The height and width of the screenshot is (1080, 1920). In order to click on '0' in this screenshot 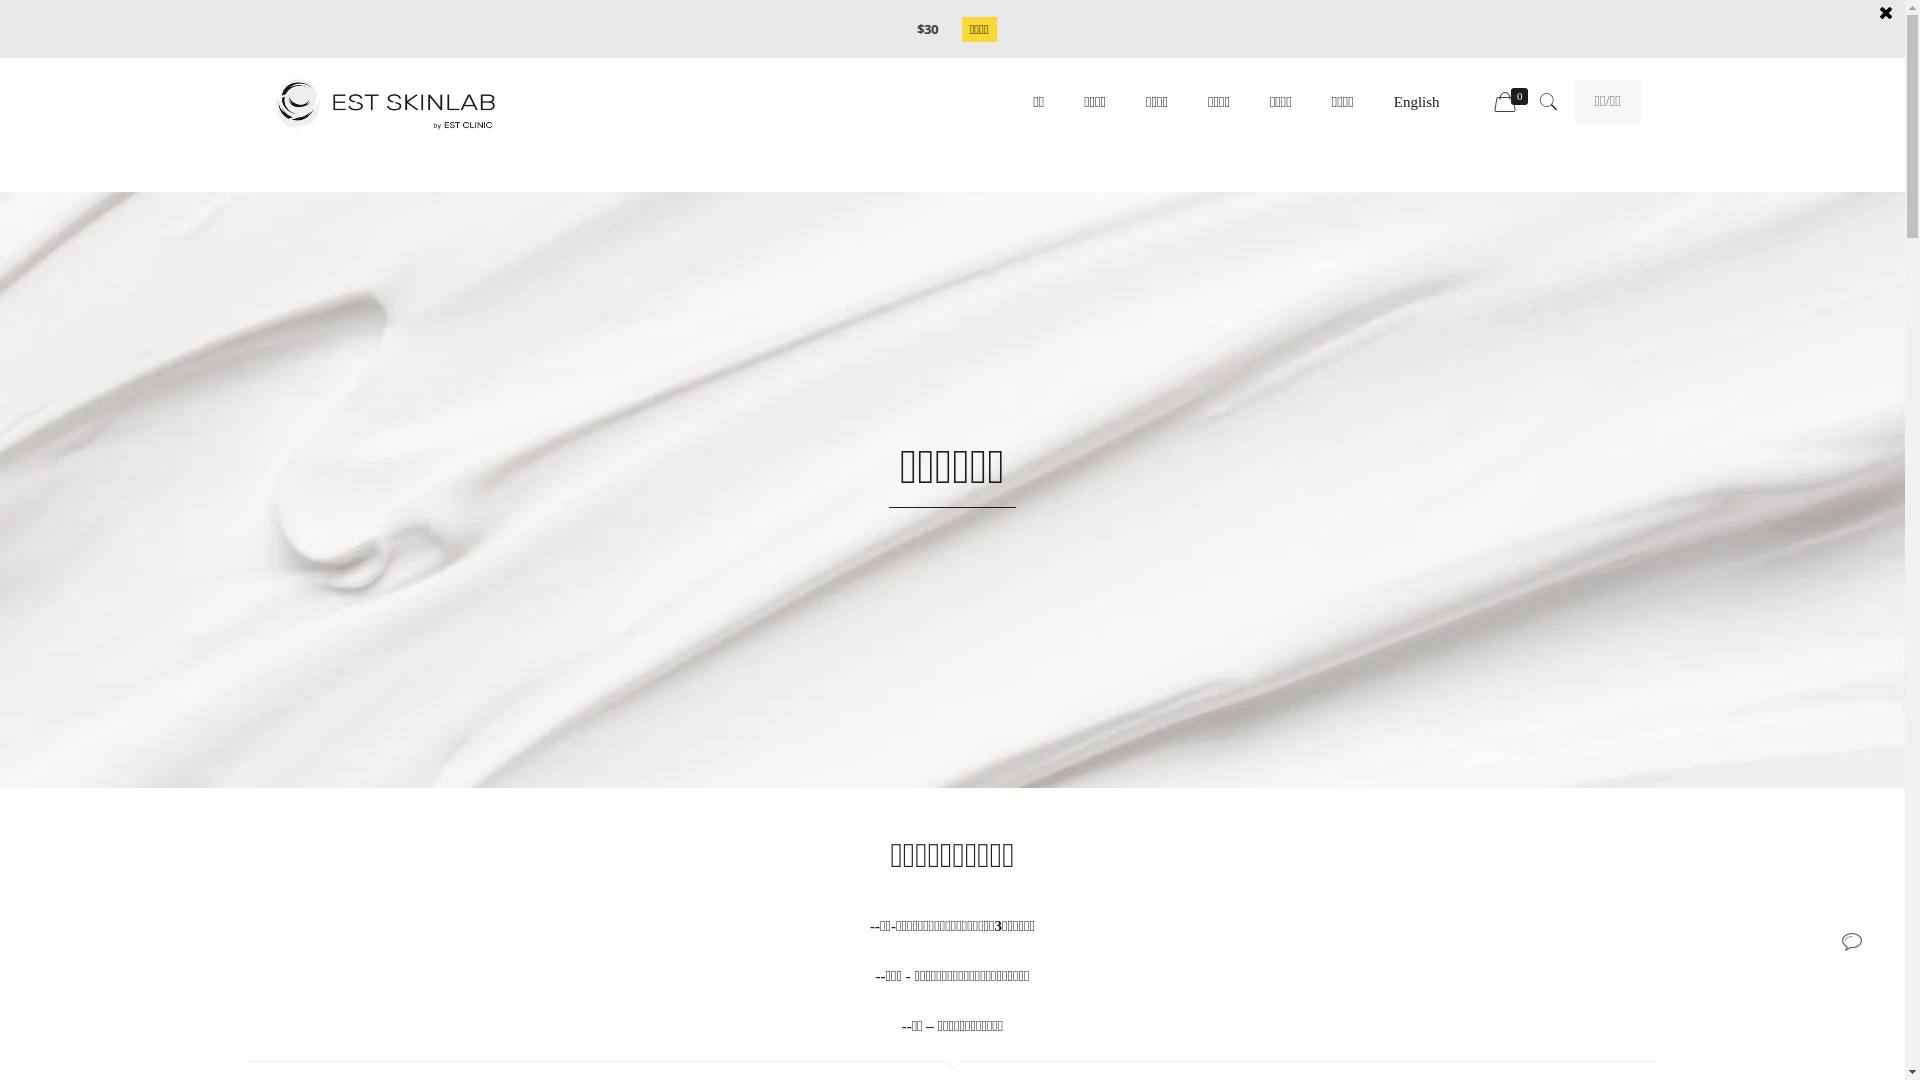, I will do `click(1513, 103)`.